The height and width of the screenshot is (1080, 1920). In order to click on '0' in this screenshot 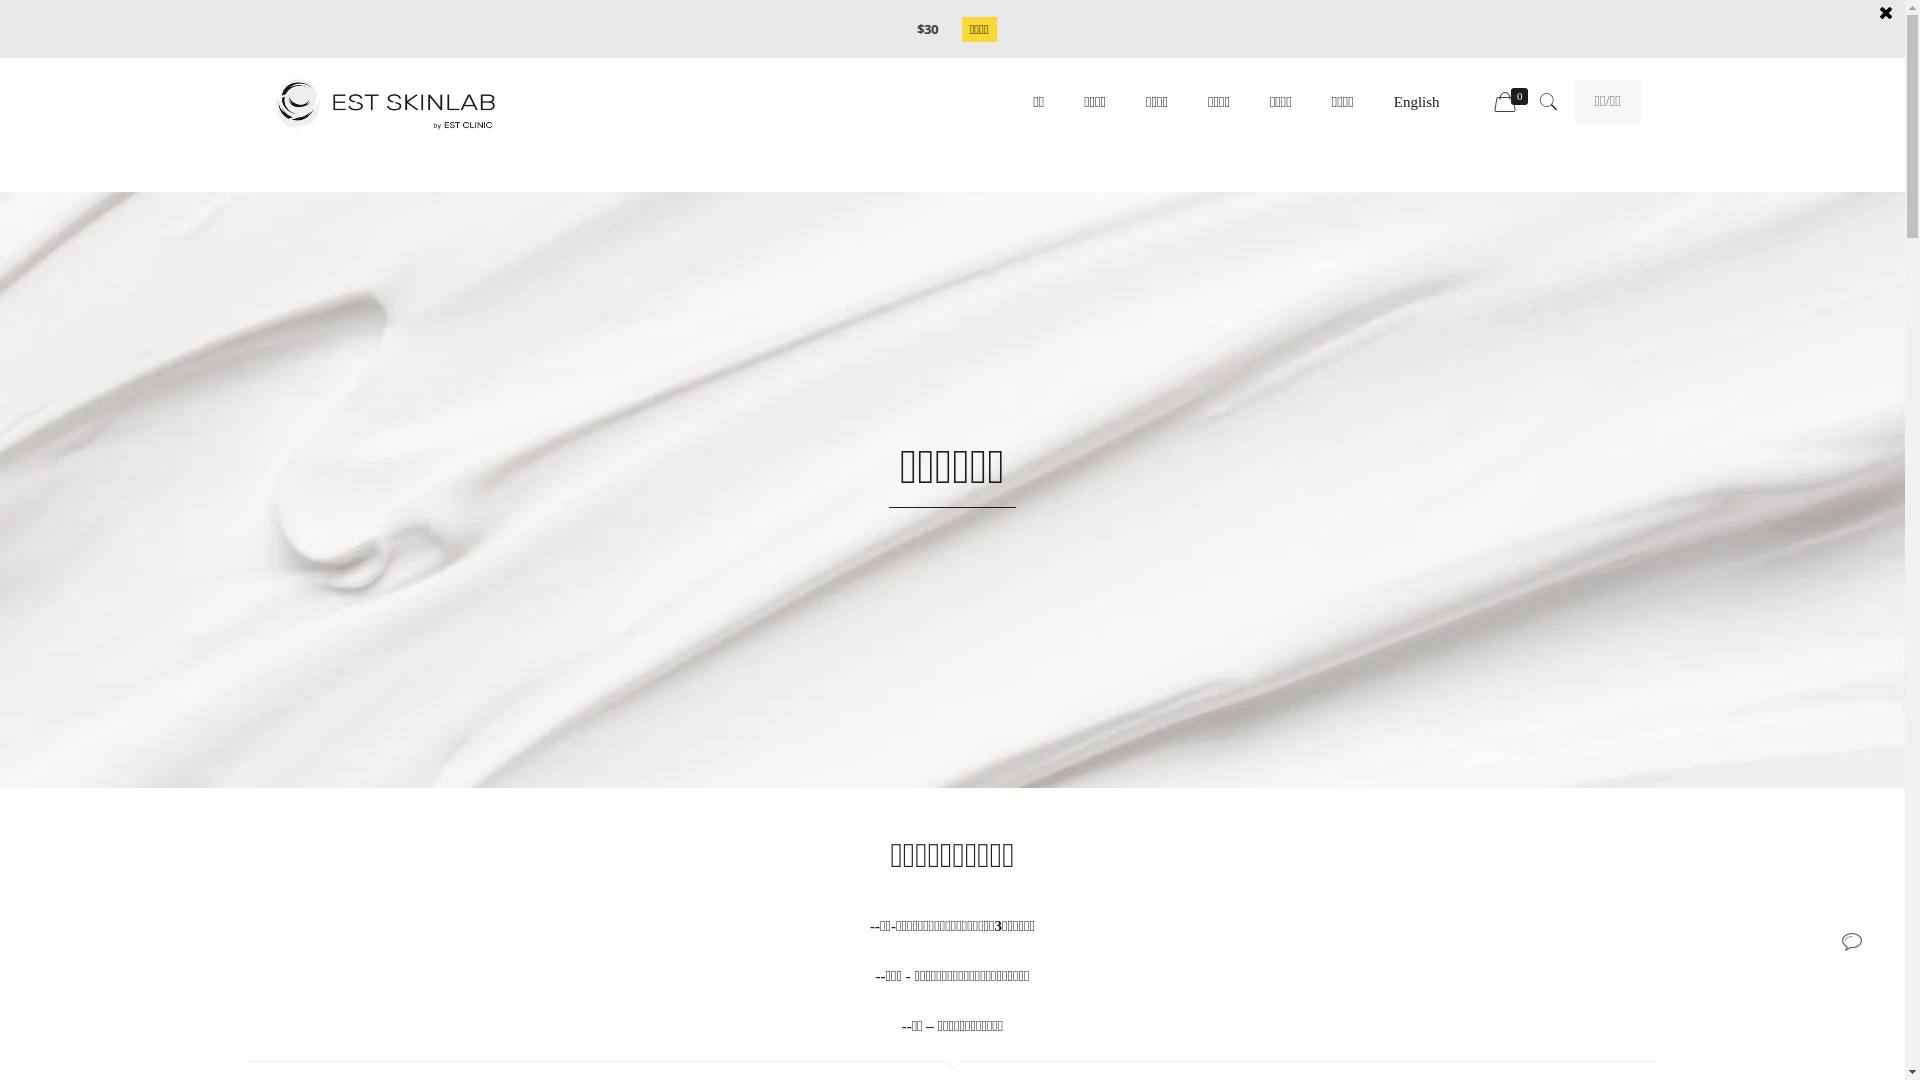, I will do `click(1513, 103)`.